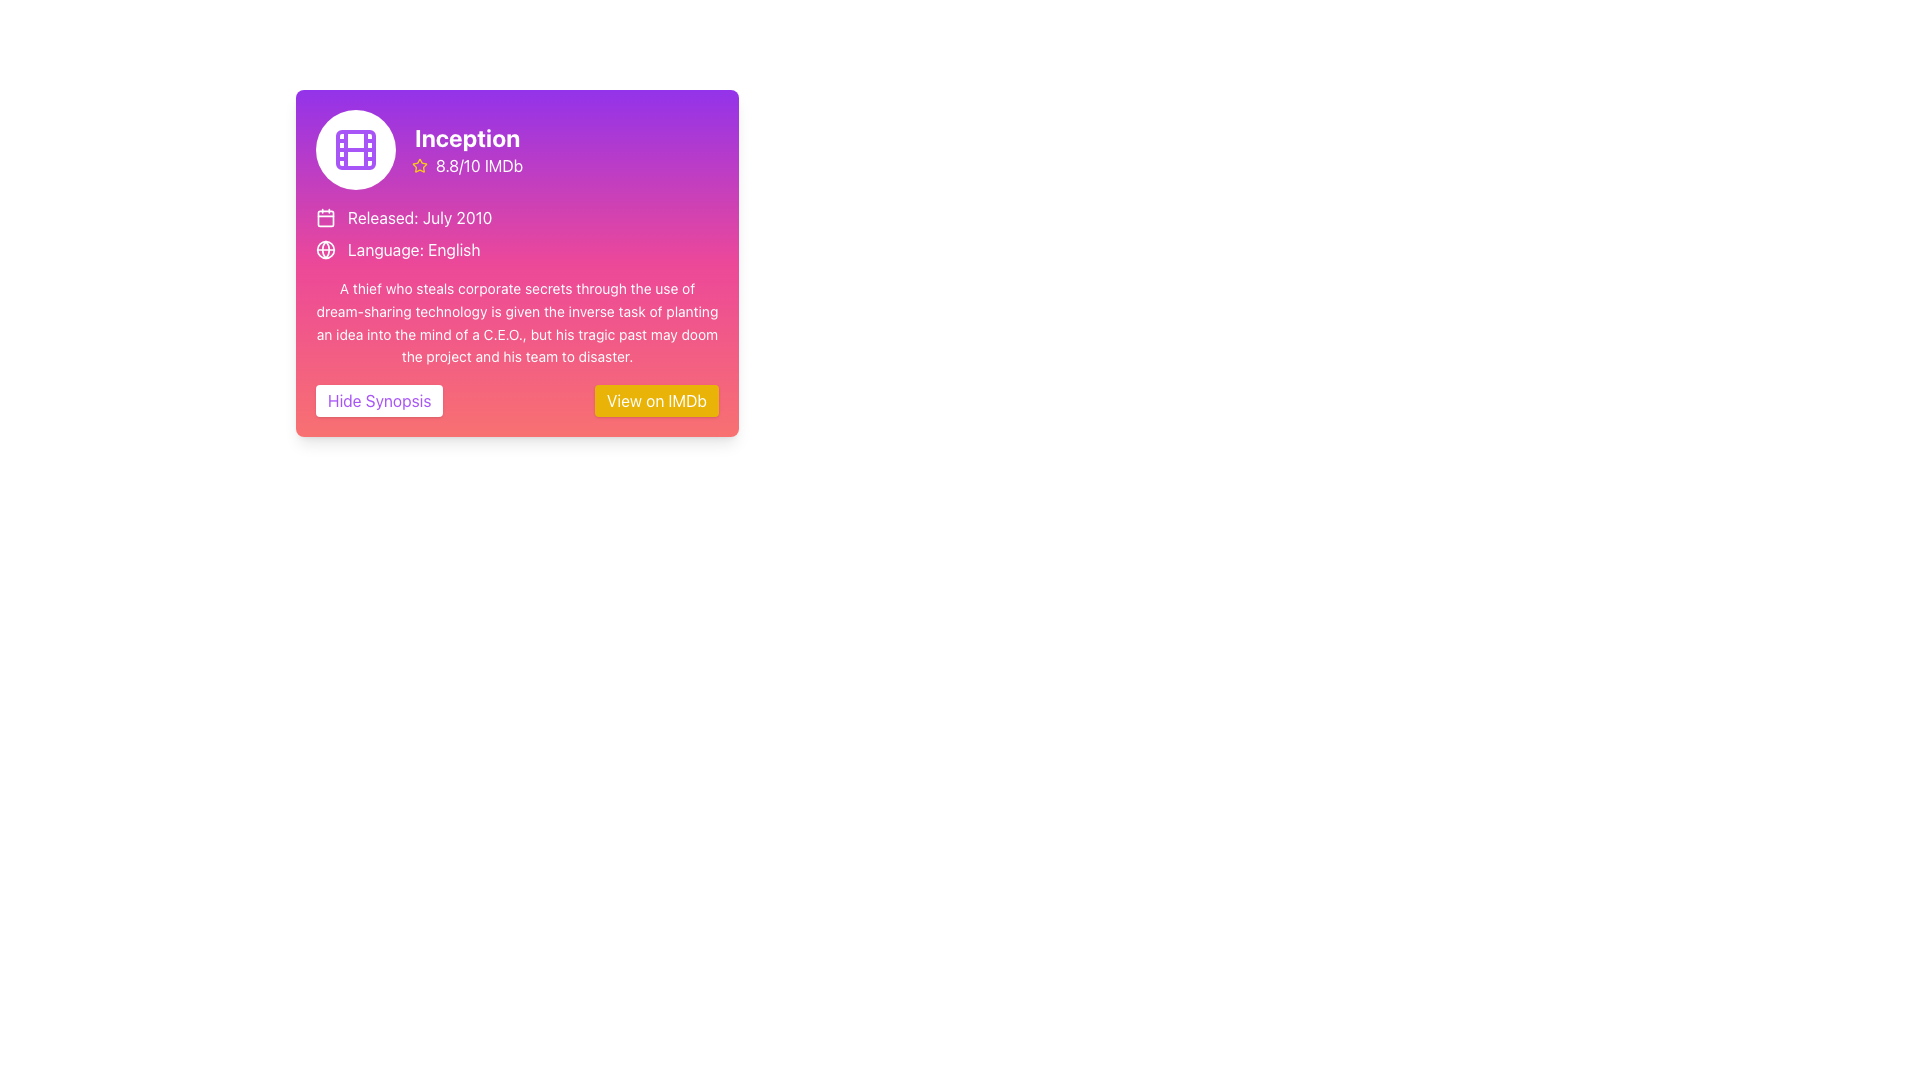 The height and width of the screenshot is (1080, 1920). Describe the element at coordinates (466, 137) in the screenshot. I see `the bold-text title "Inception"` at that location.